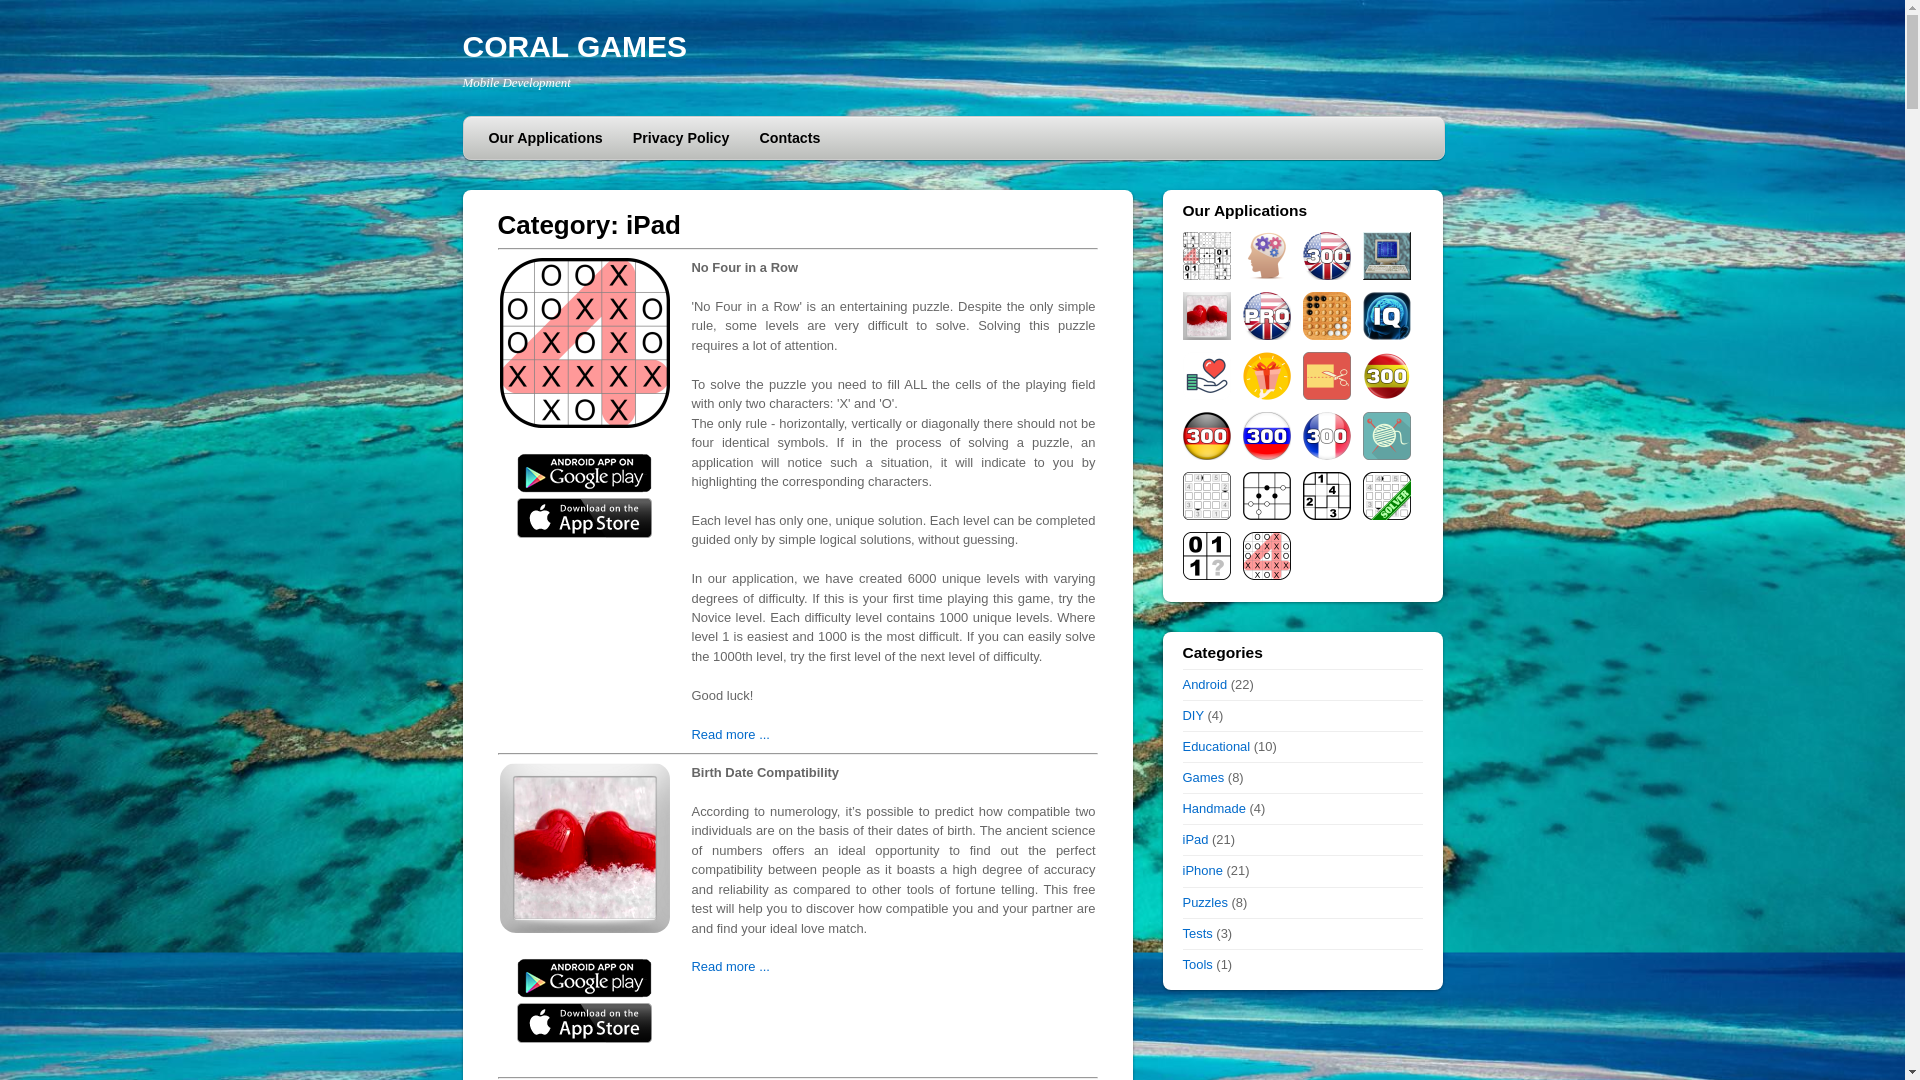  I want to click on 'CORAL GAMES', so click(573, 45).